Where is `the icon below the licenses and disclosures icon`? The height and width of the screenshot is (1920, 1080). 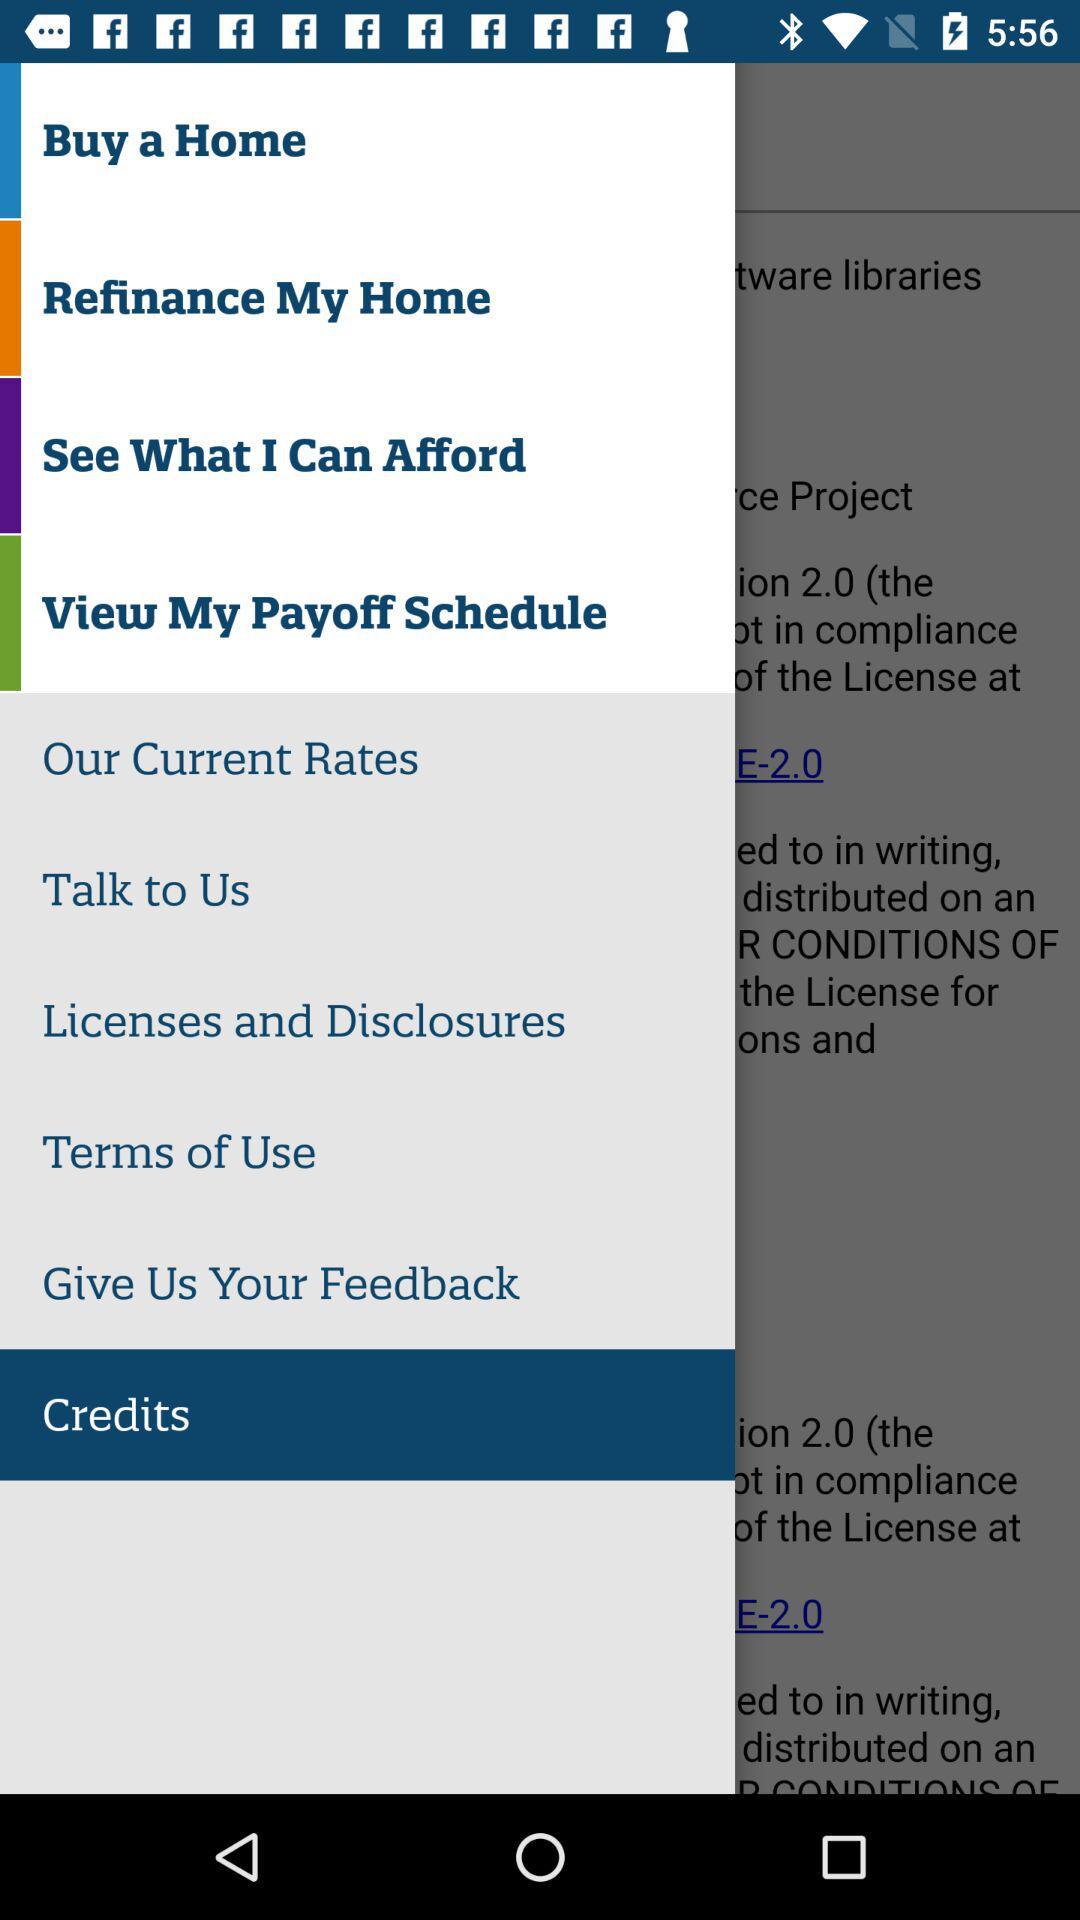
the icon below the licenses and disclosures icon is located at coordinates (388, 1152).